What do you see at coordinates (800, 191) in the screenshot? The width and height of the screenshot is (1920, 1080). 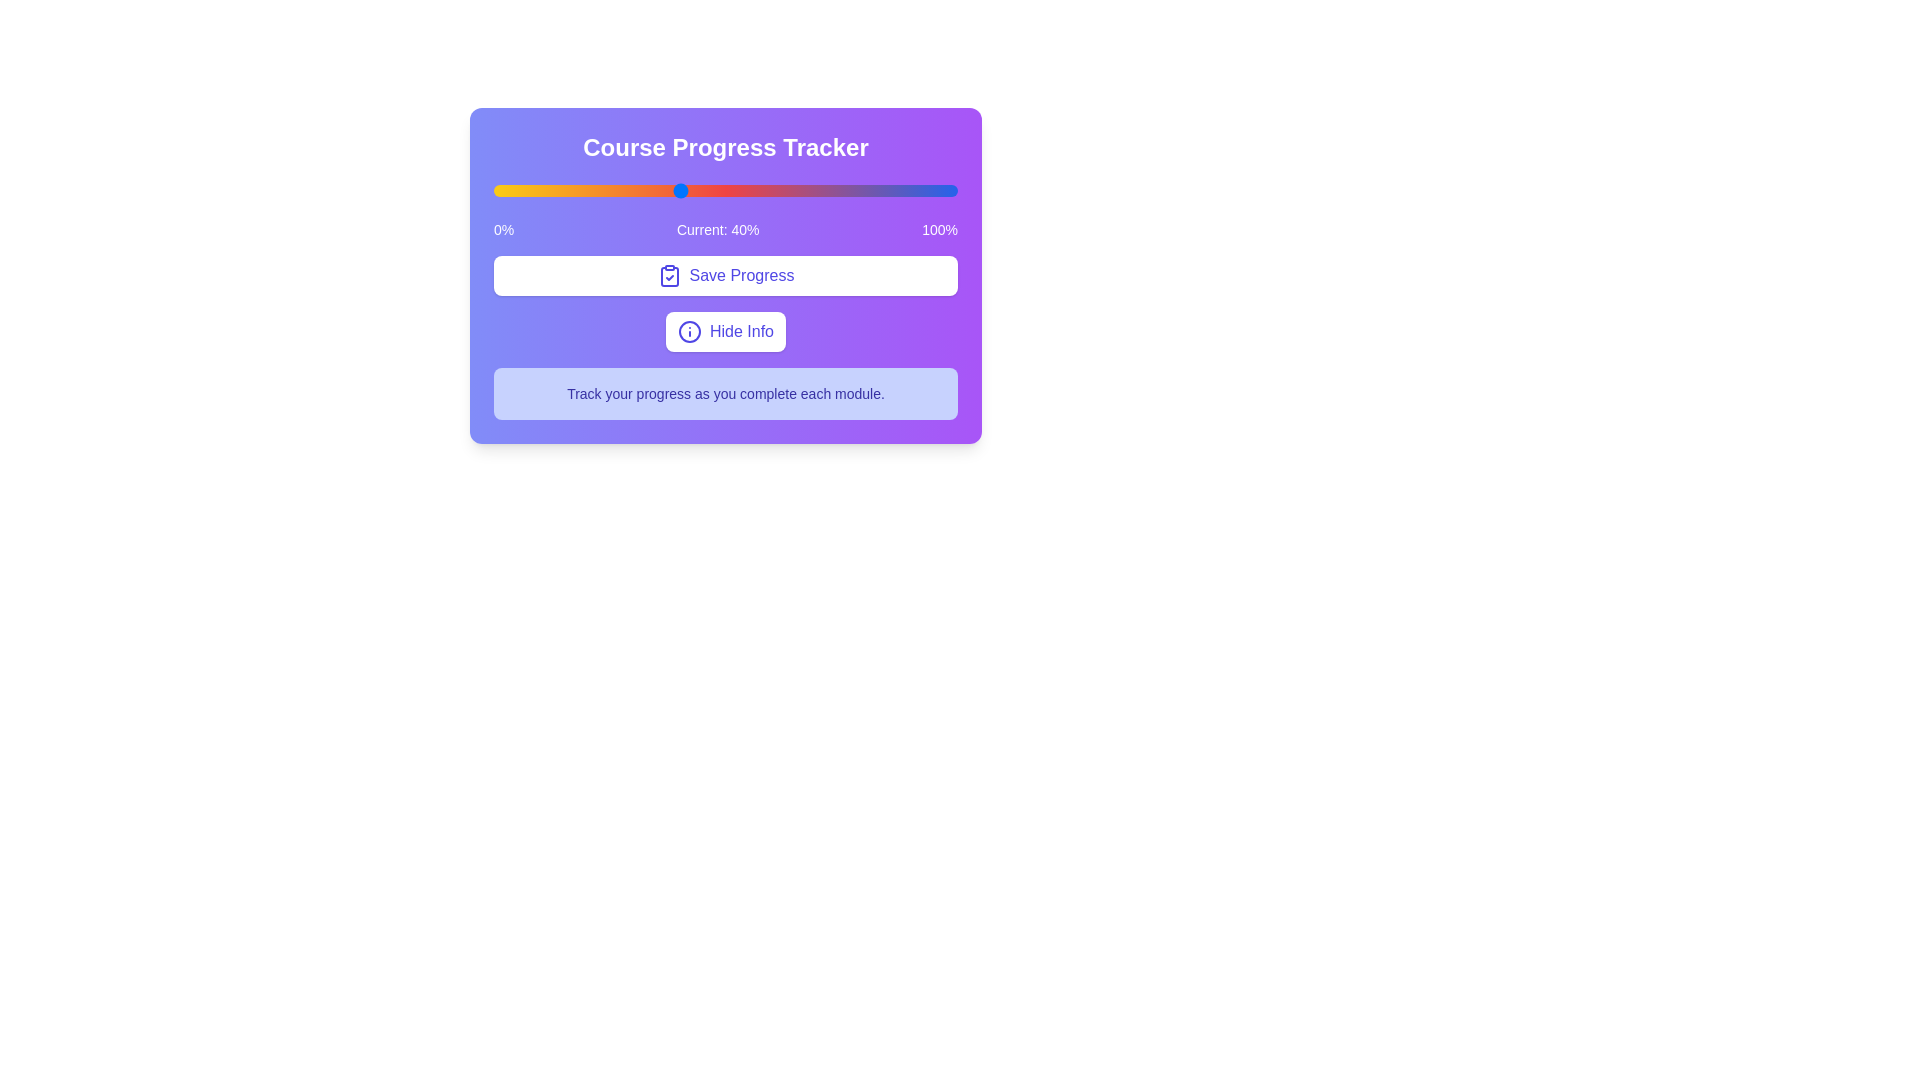 I see `the course progress` at bounding box center [800, 191].